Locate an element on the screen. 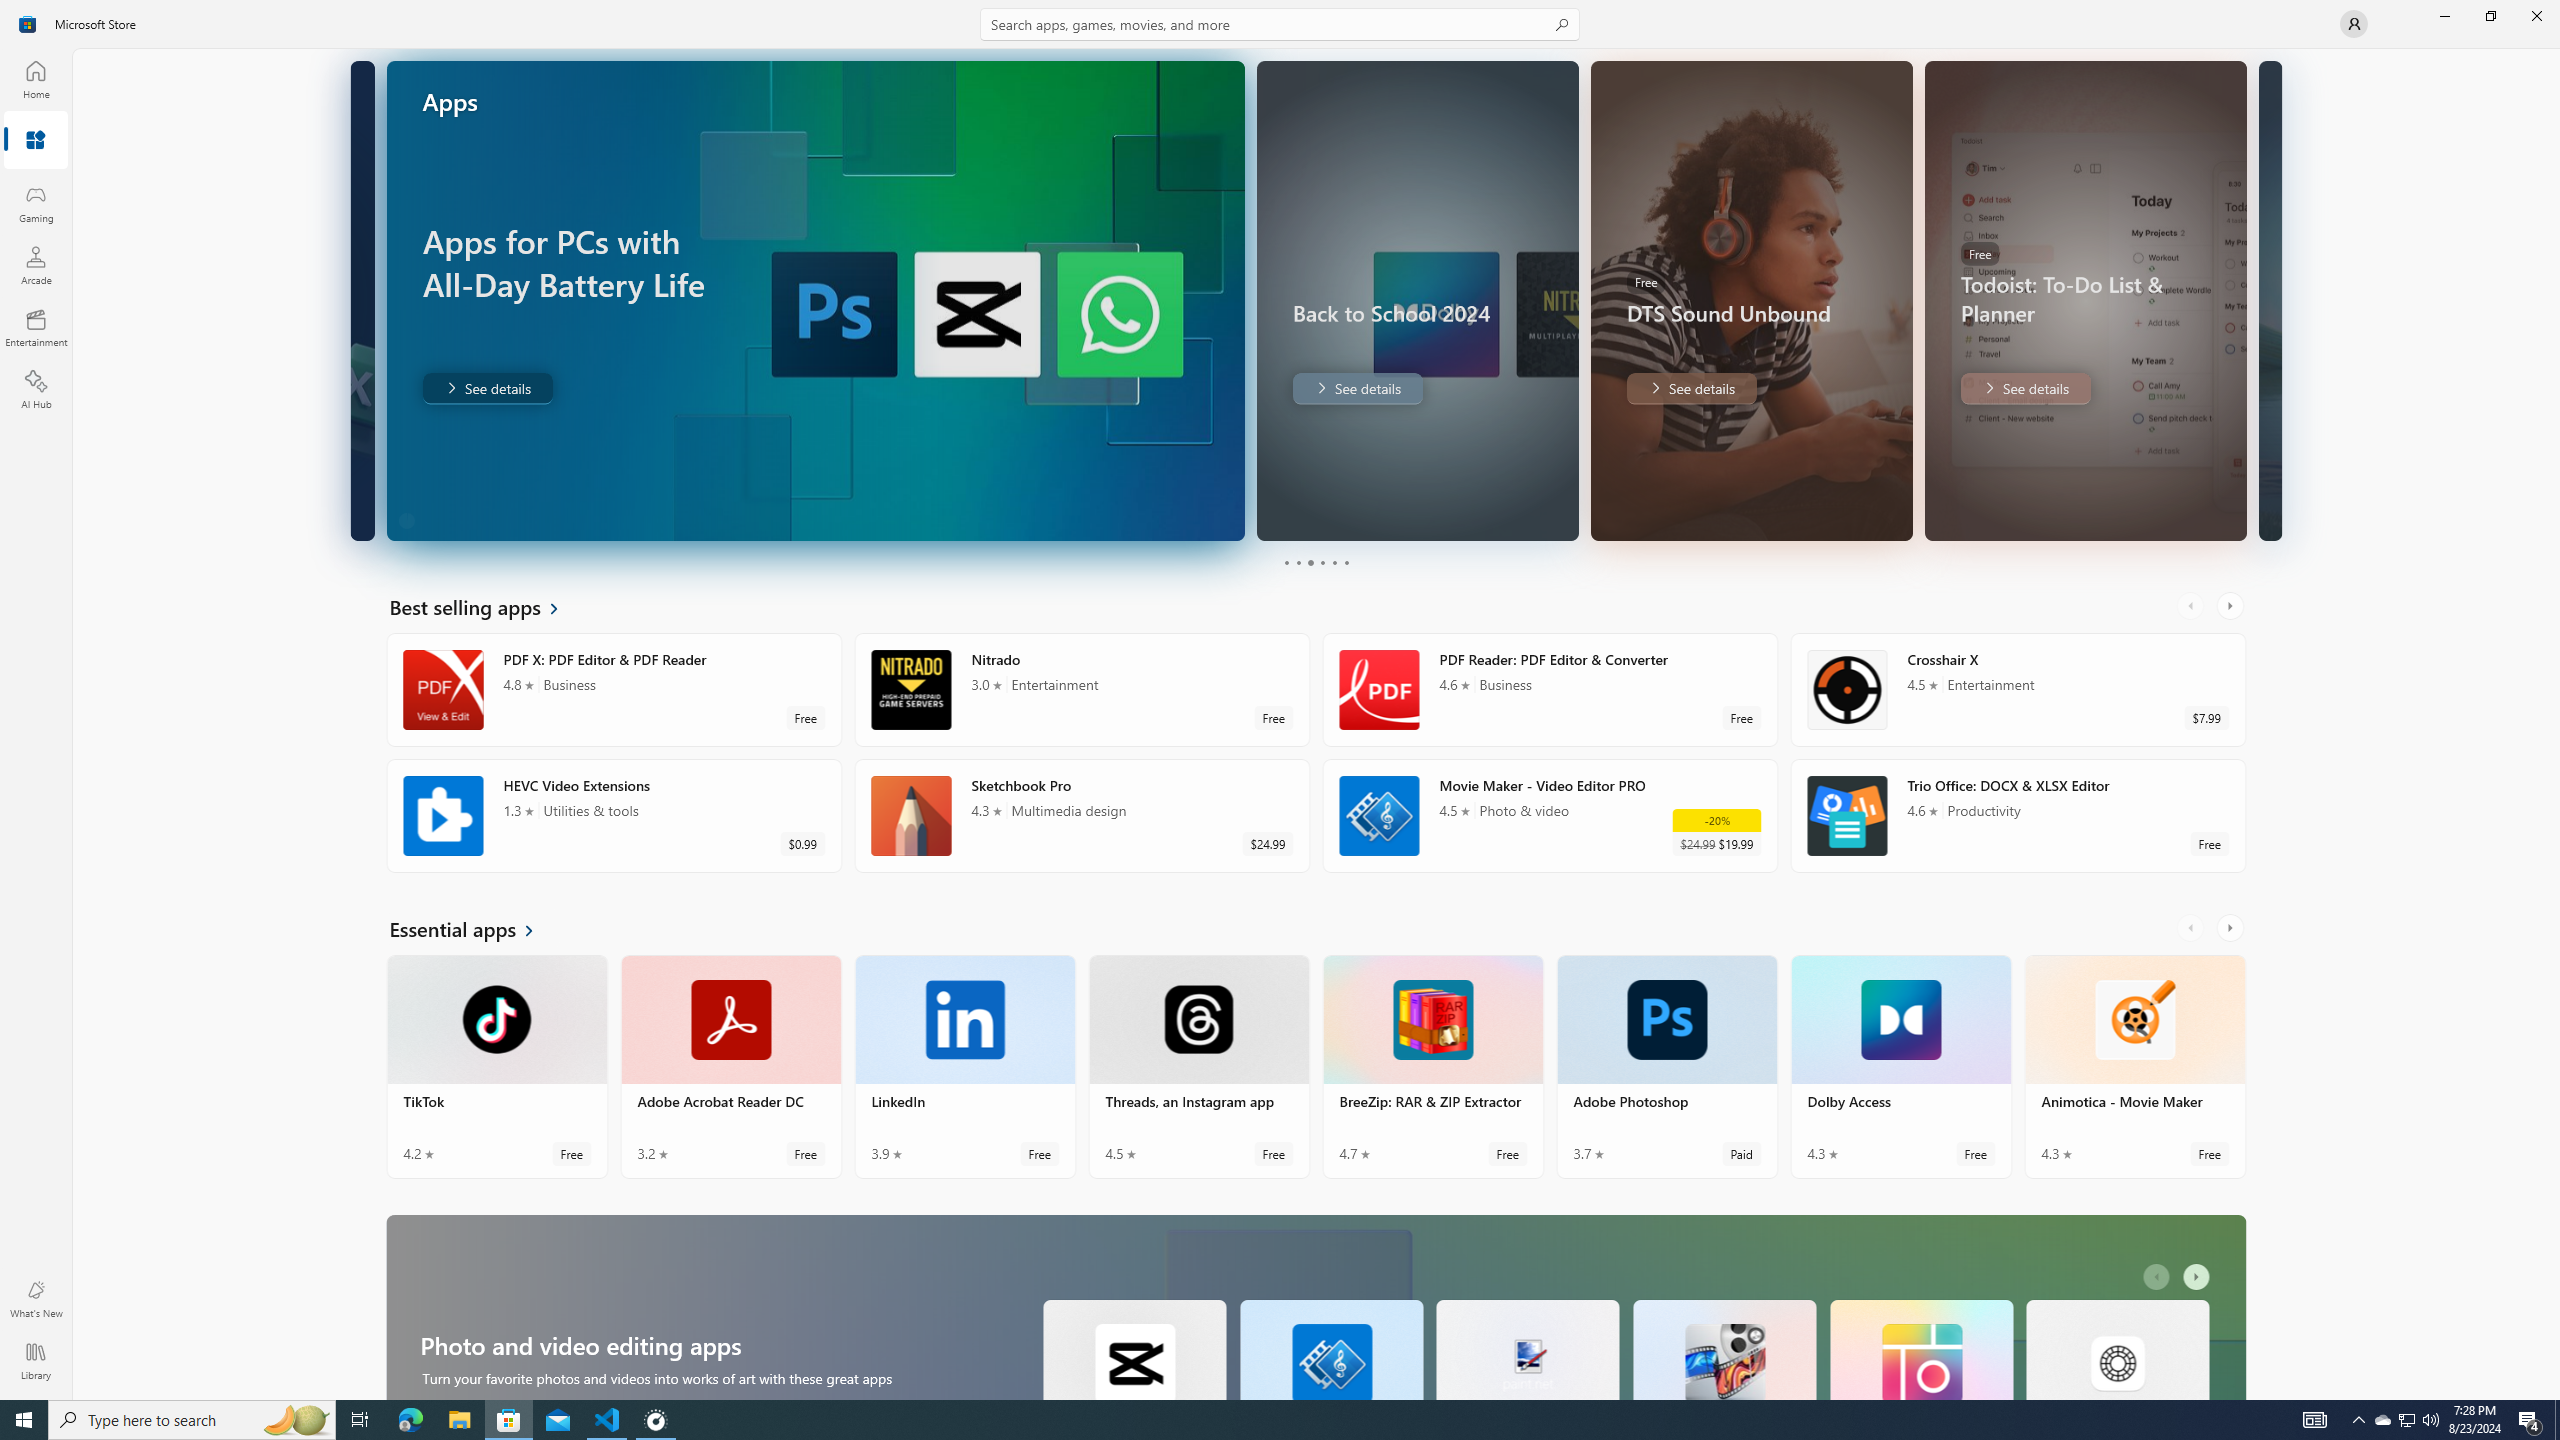 Image resolution: width=2560 pixels, height=1440 pixels. 'Page 1' is located at coordinates (1285, 562).